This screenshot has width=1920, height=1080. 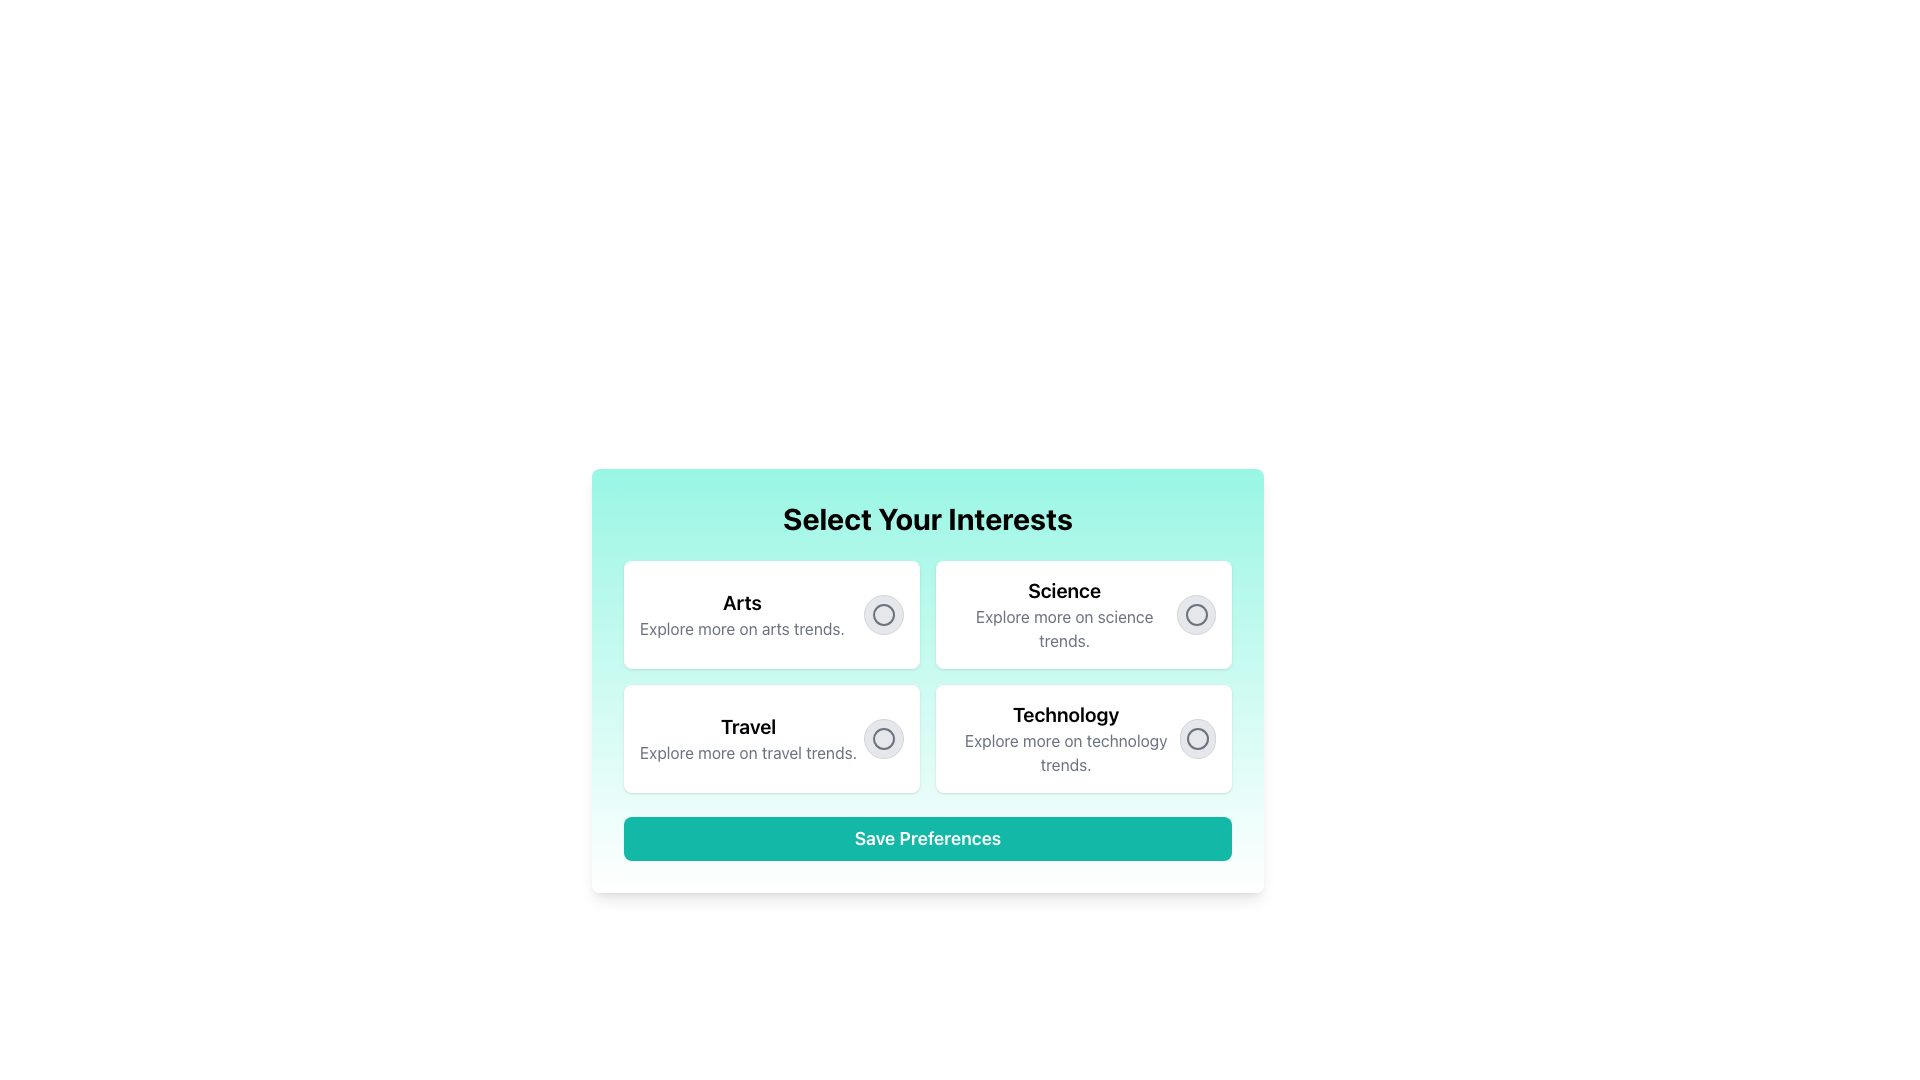 I want to click on the 'Travel' selectable card which features bold text and a smaller gray text description, located in the second row, first column of the grid, so click(x=747, y=739).